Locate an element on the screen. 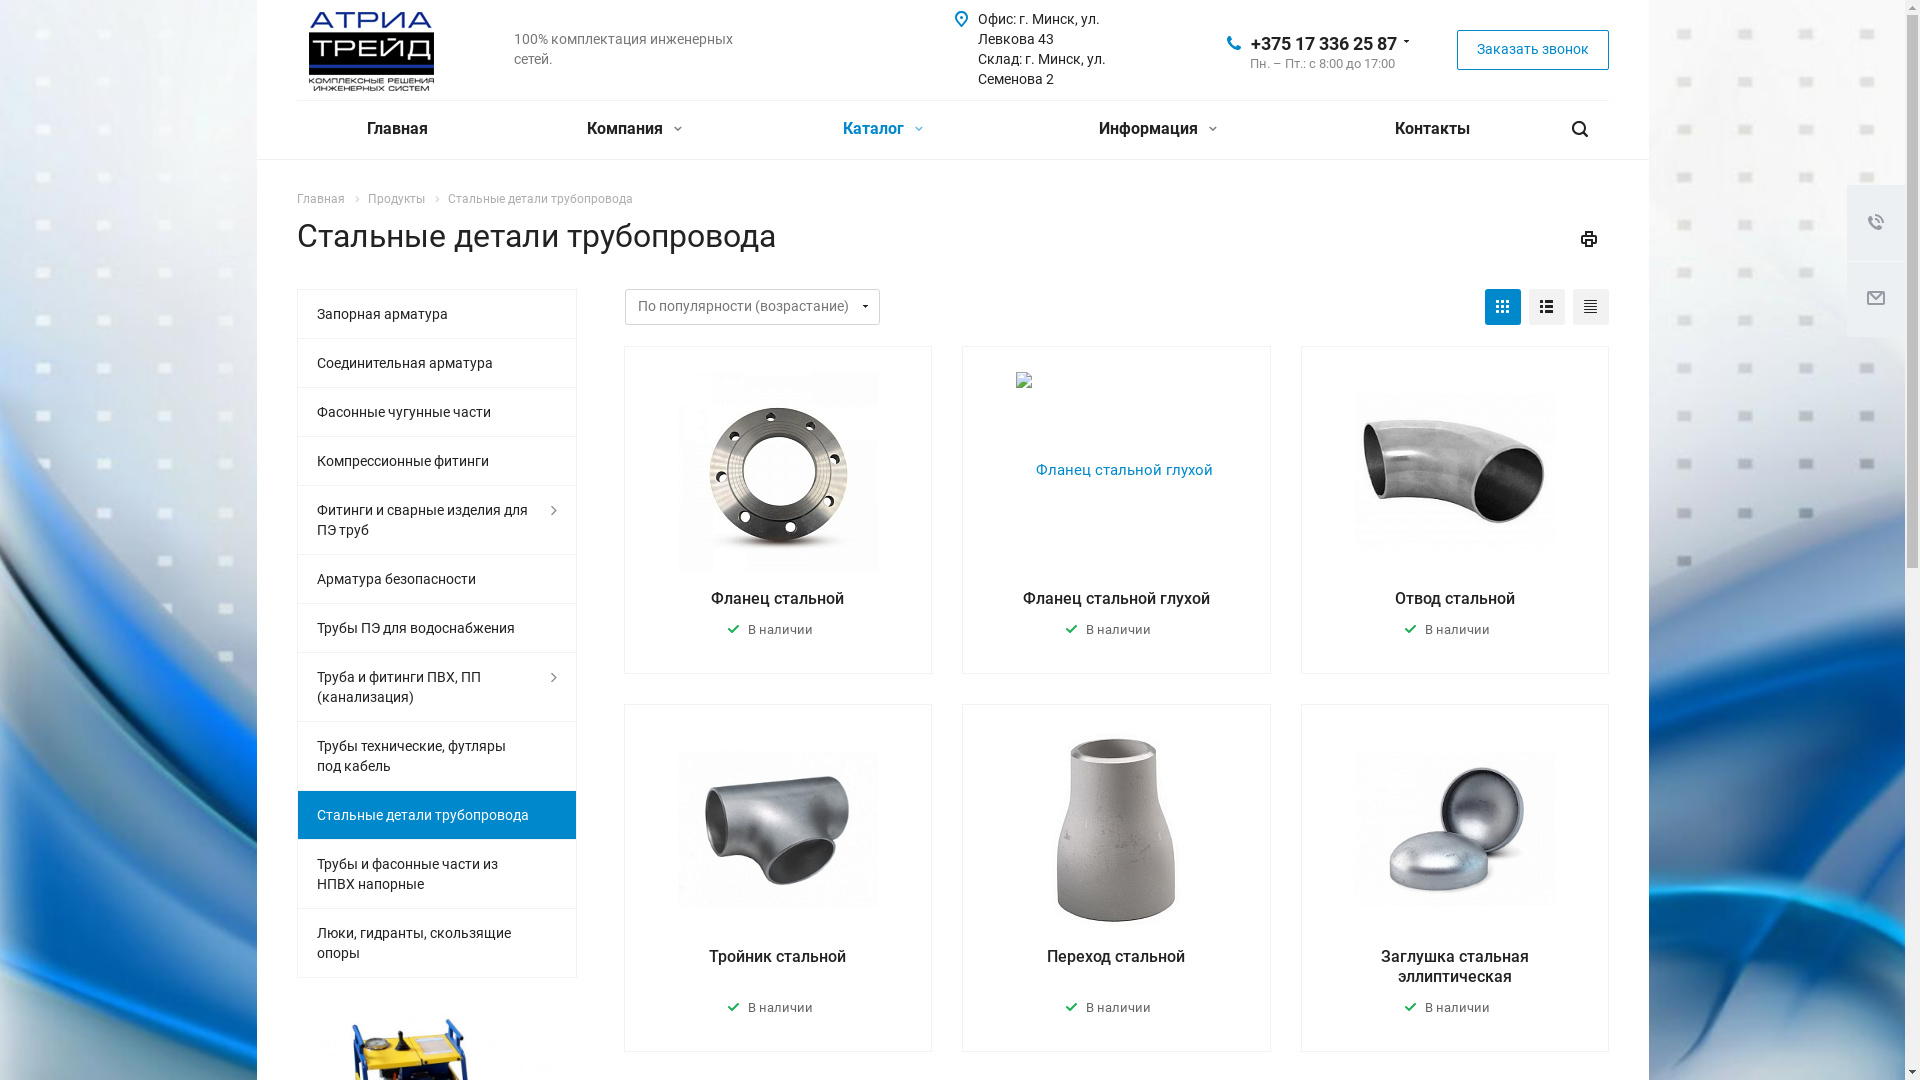 This screenshot has height=1080, width=1920. '+375 17 336 25 87' is located at coordinates (1323, 42).